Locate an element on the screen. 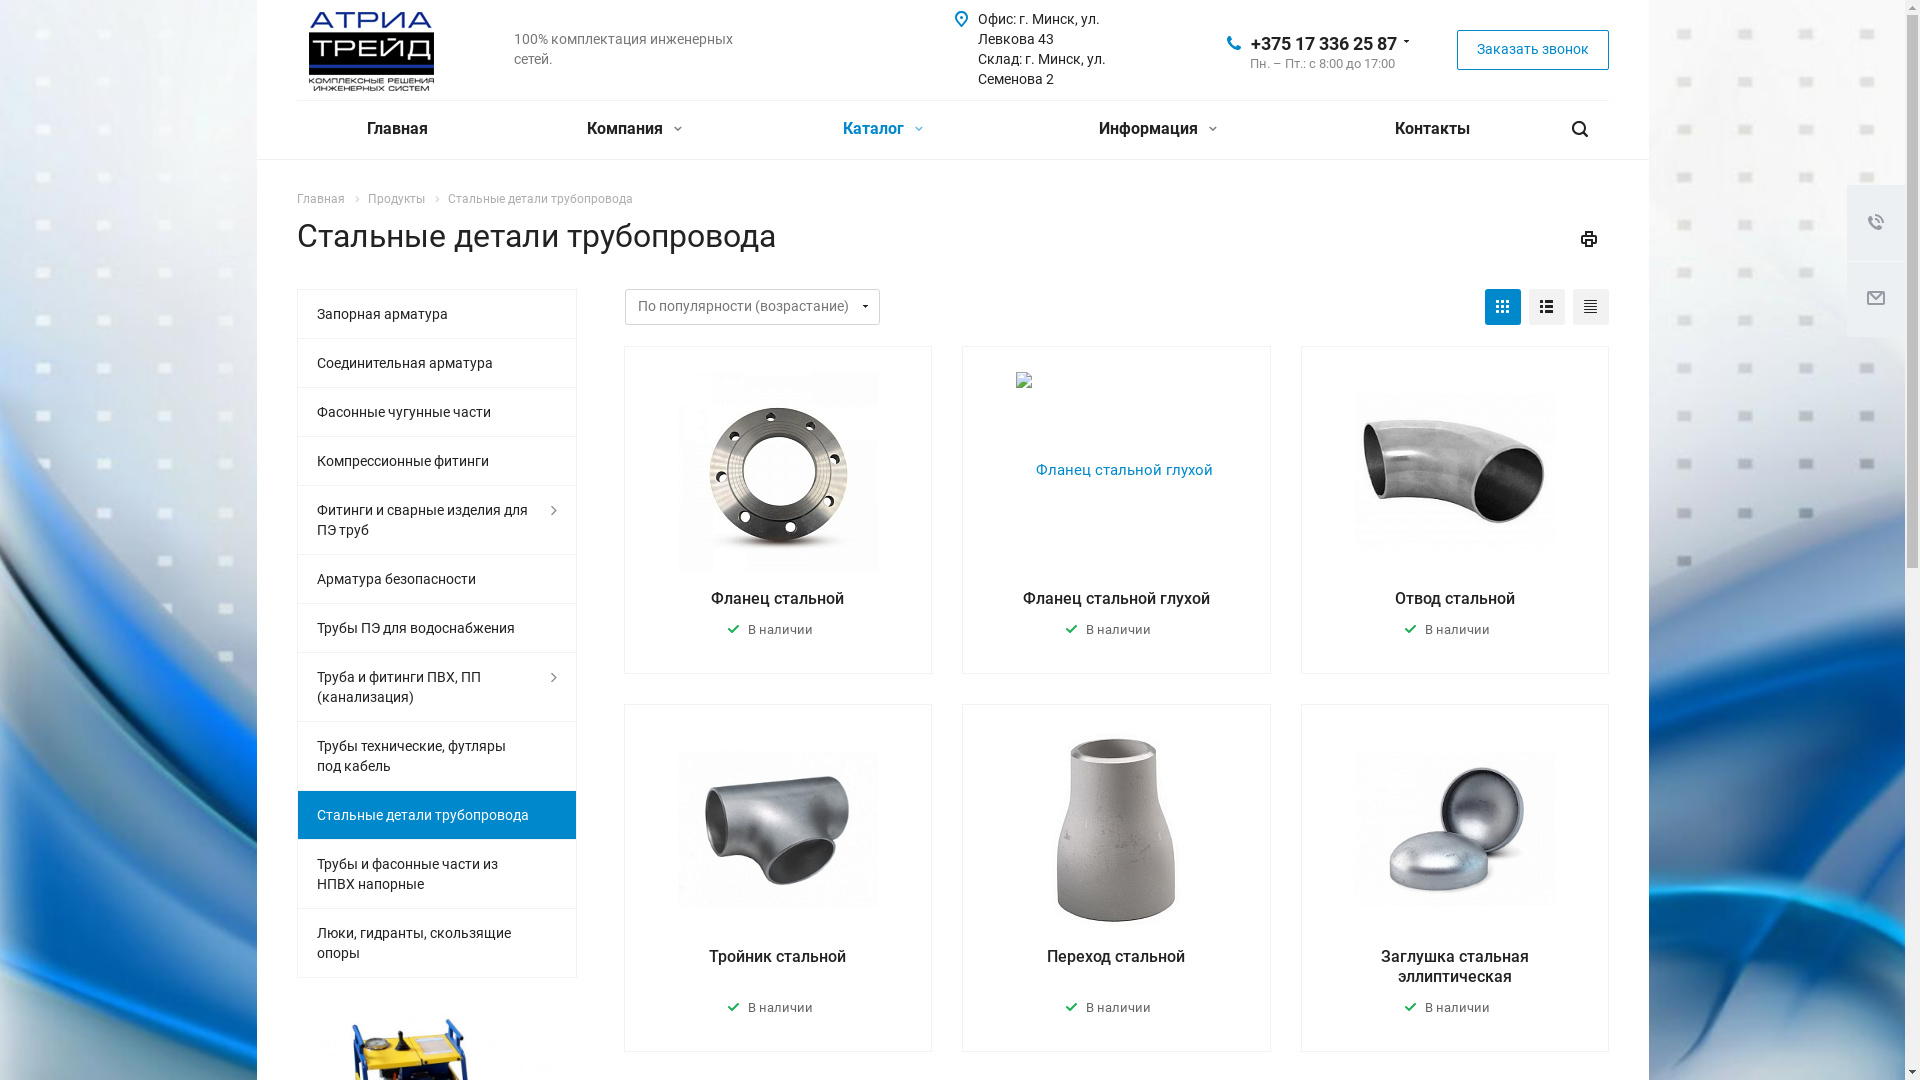 This screenshot has height=1080, width=1920. '+375 17 336 25 87' is located at coordinates (1323, 42).